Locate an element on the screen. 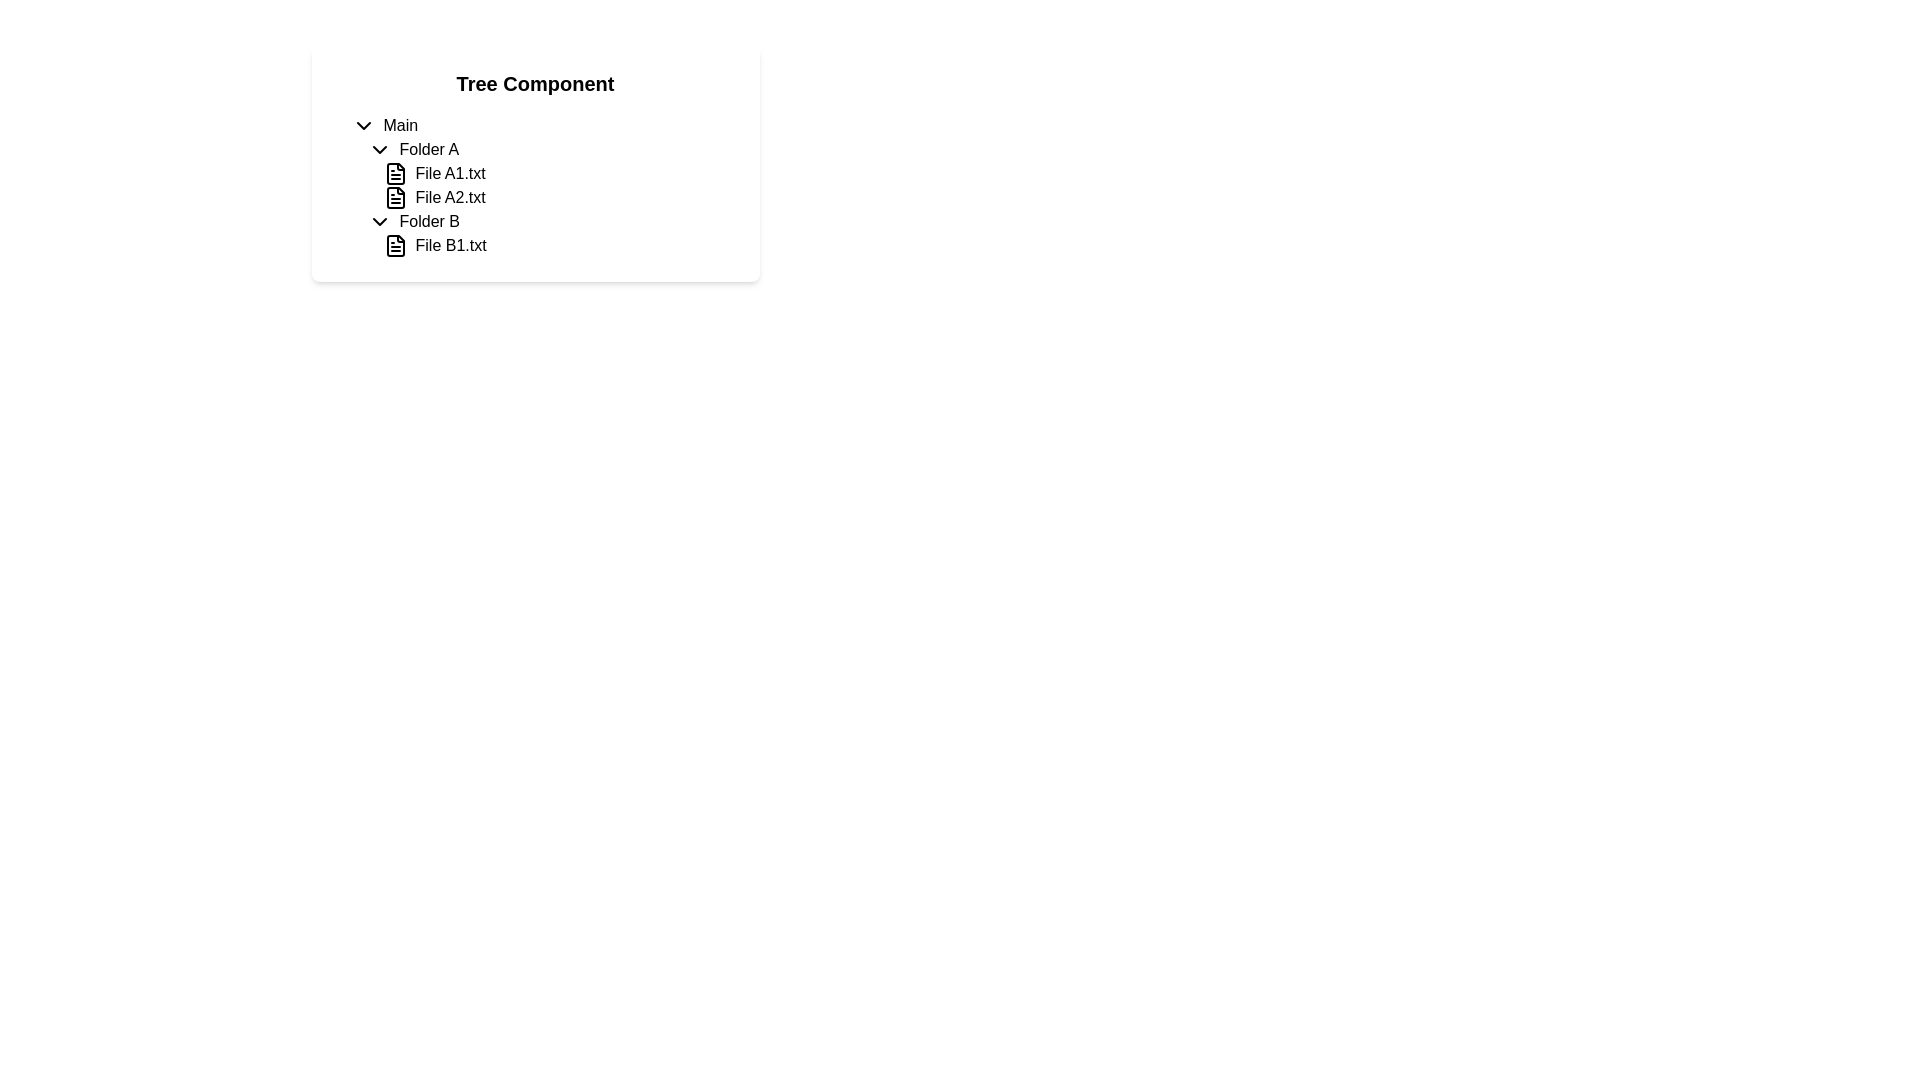  the rectangular icon that resembles an outlined file with a folded corner, located under 'Folder B' and associated with 'File B1.txt' is located at coordinates (395, 245).